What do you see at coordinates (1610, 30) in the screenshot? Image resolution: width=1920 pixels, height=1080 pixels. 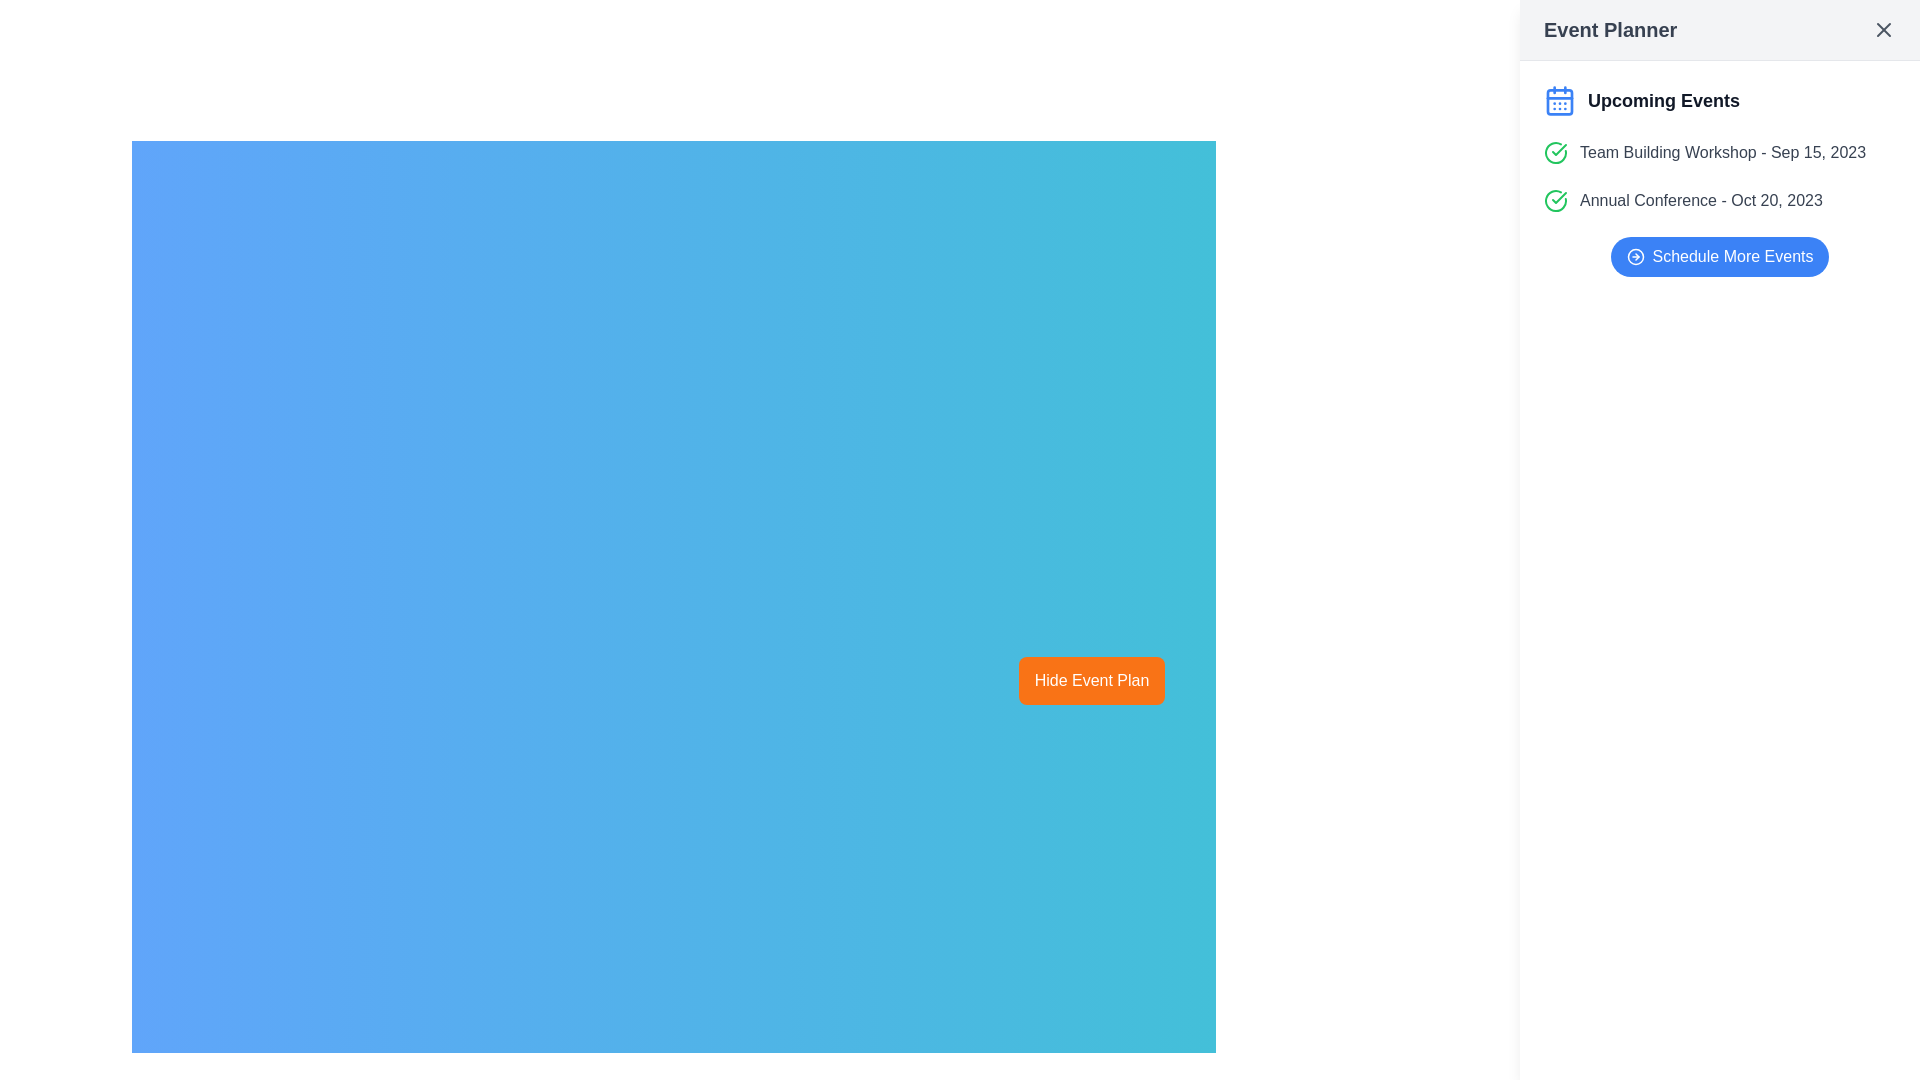 I see `the text label that serves as the title or heading for the section, located in the top-right corner of the interface` at bounding box center [1610, 30].